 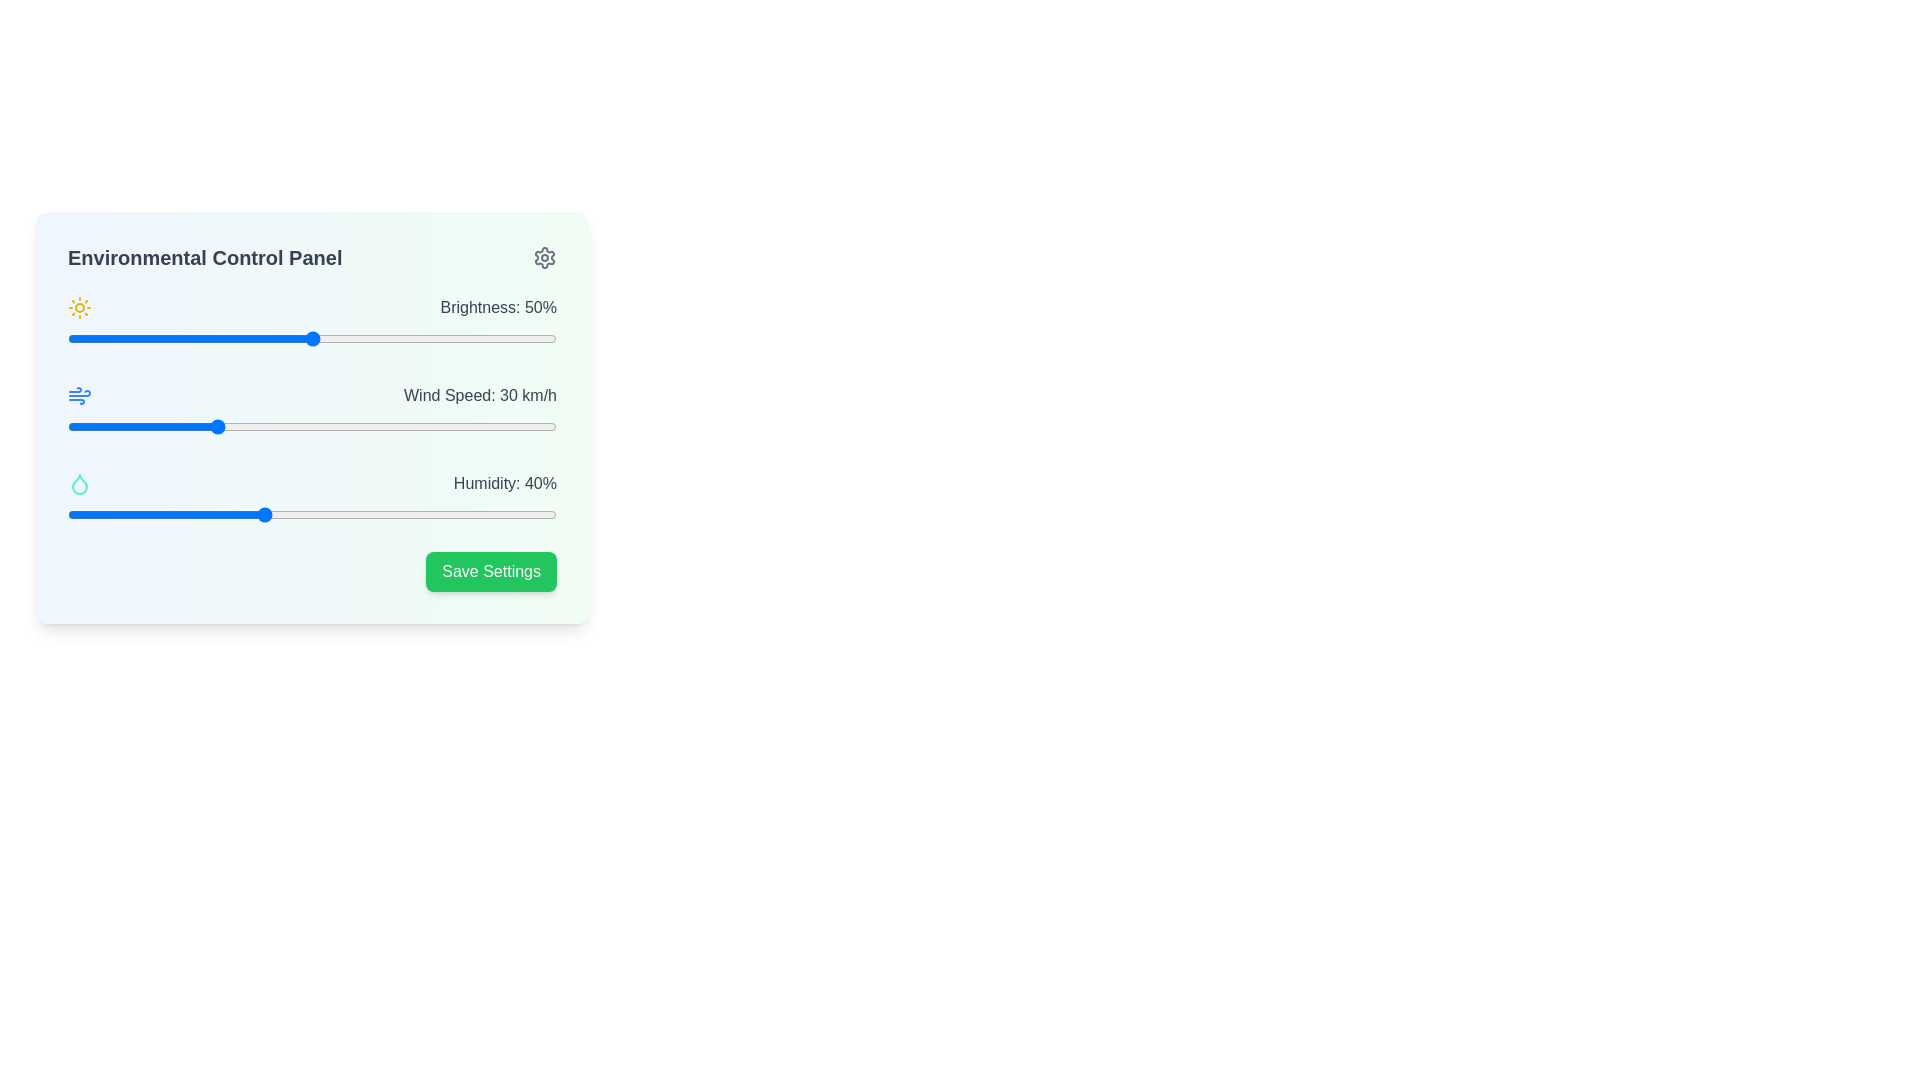 I want to click on brightness, so click(x=175, y=338).